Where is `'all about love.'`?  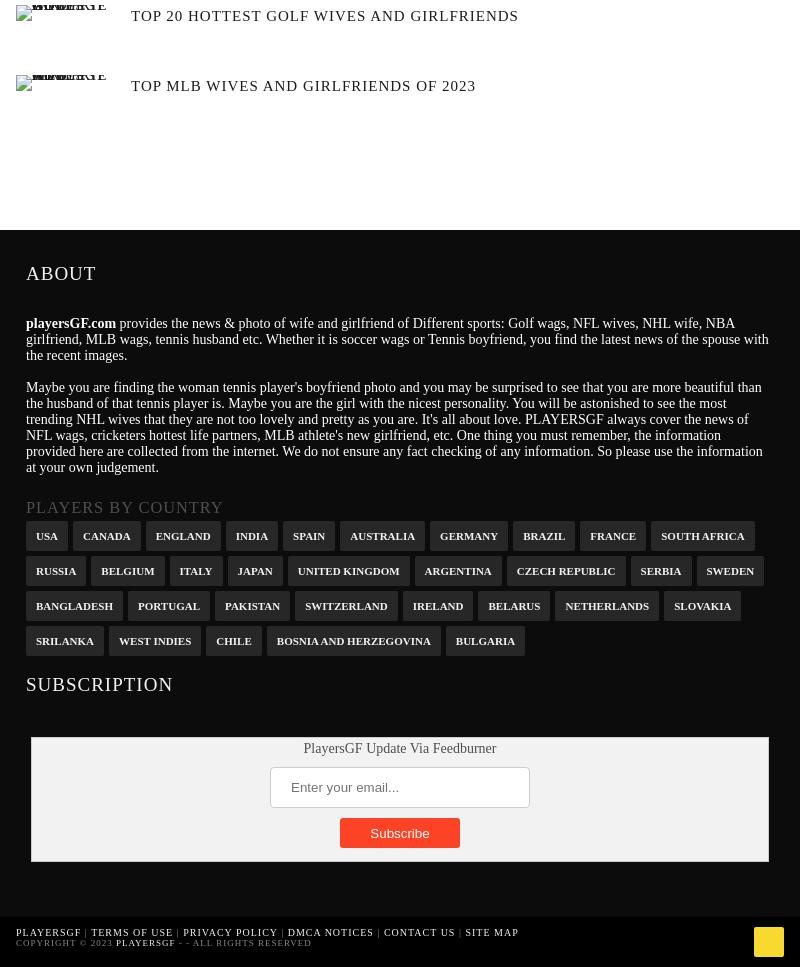 'all about love.' is located at coordinates (479, 418).